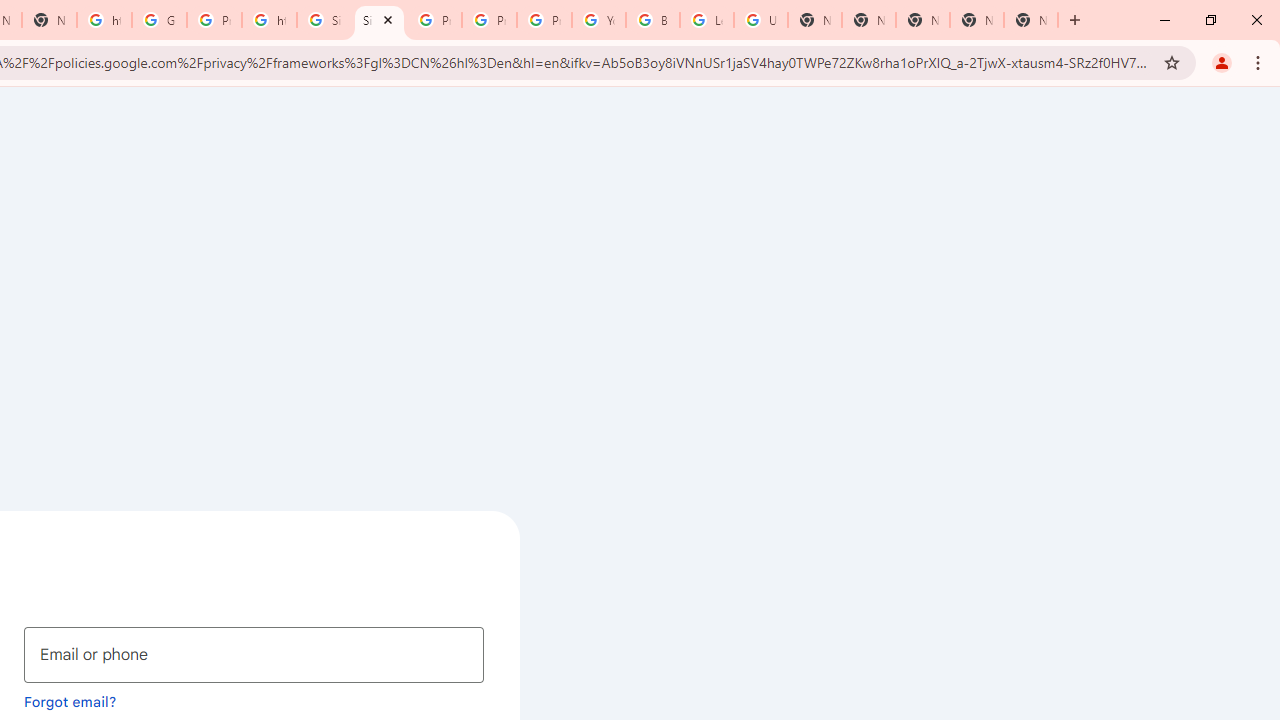 Image resolution: width=1280 pixels, height=720 pixels. What do you see at coordinates (1031, 20) in the screenshot?
I see `'New Tab'` at bounding box center [1031, 20].